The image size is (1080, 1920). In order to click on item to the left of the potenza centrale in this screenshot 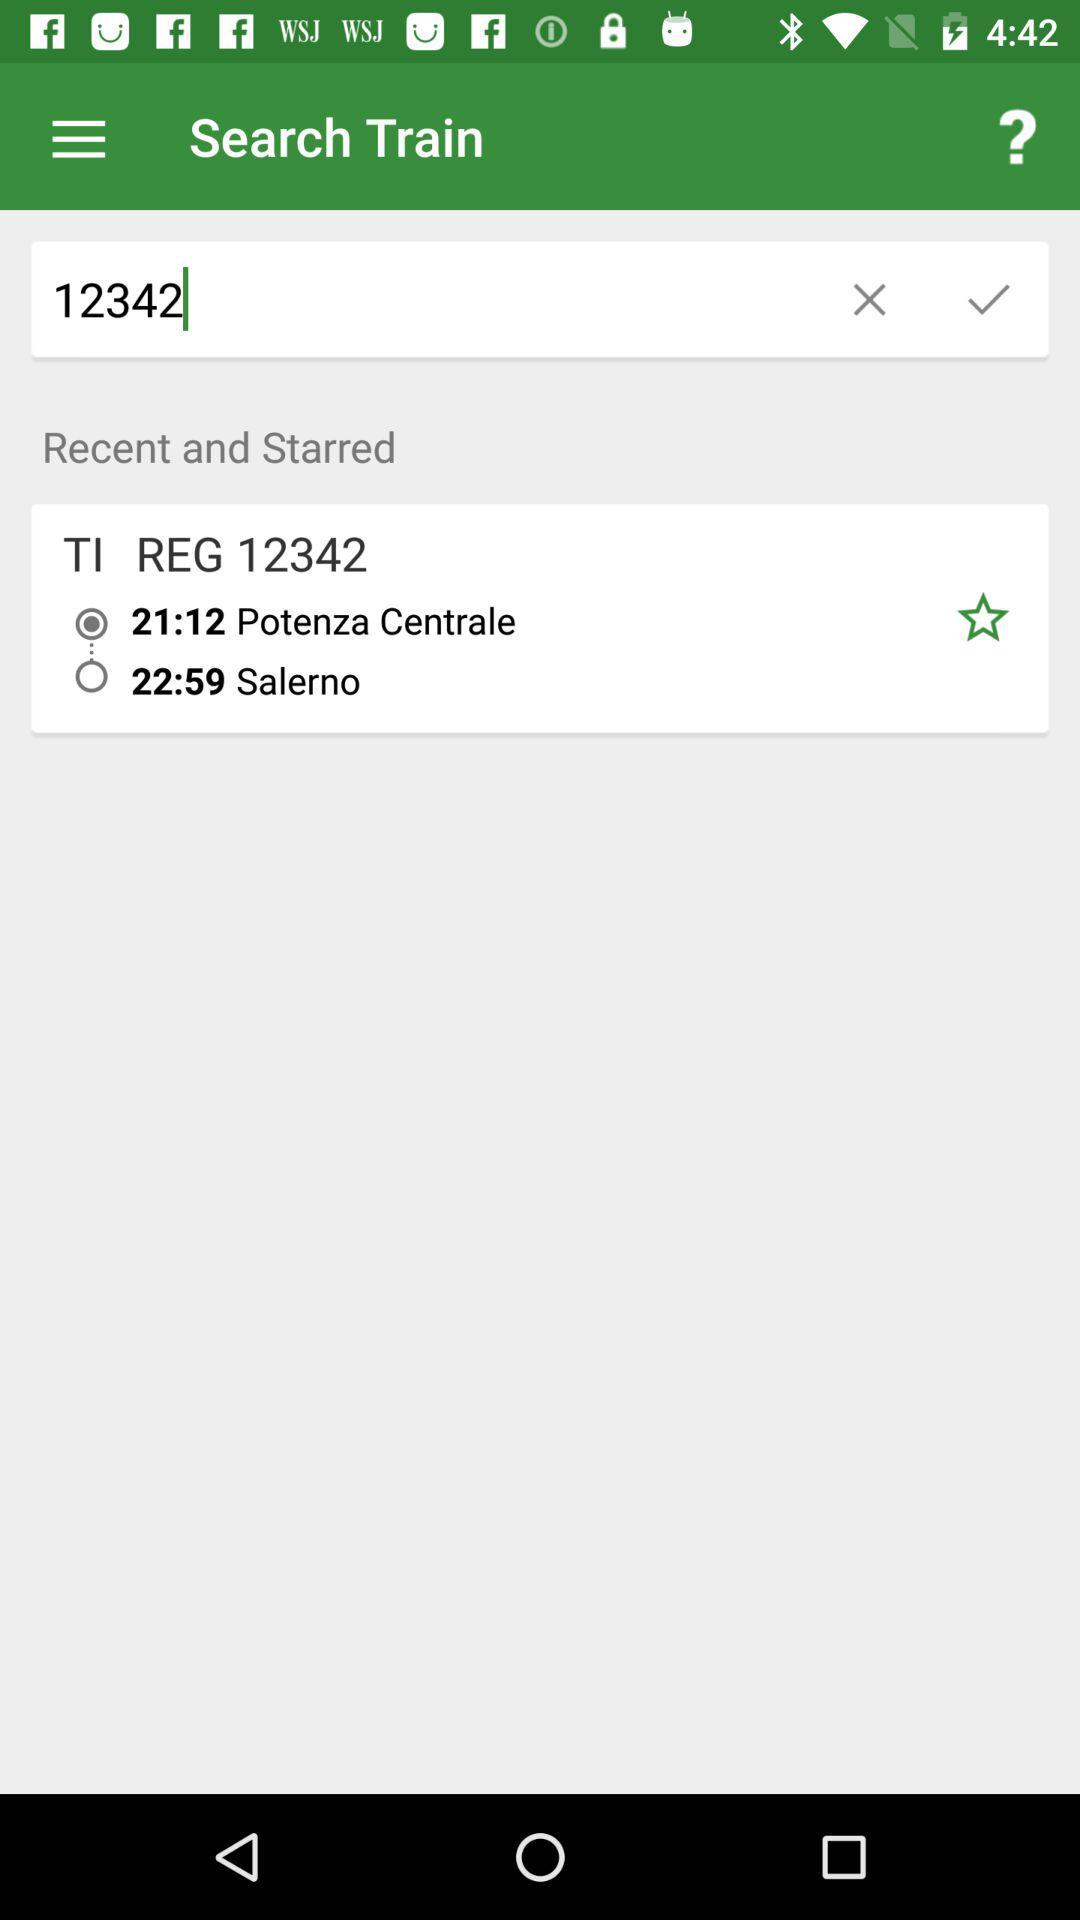, I will do `click(177, 619)`.